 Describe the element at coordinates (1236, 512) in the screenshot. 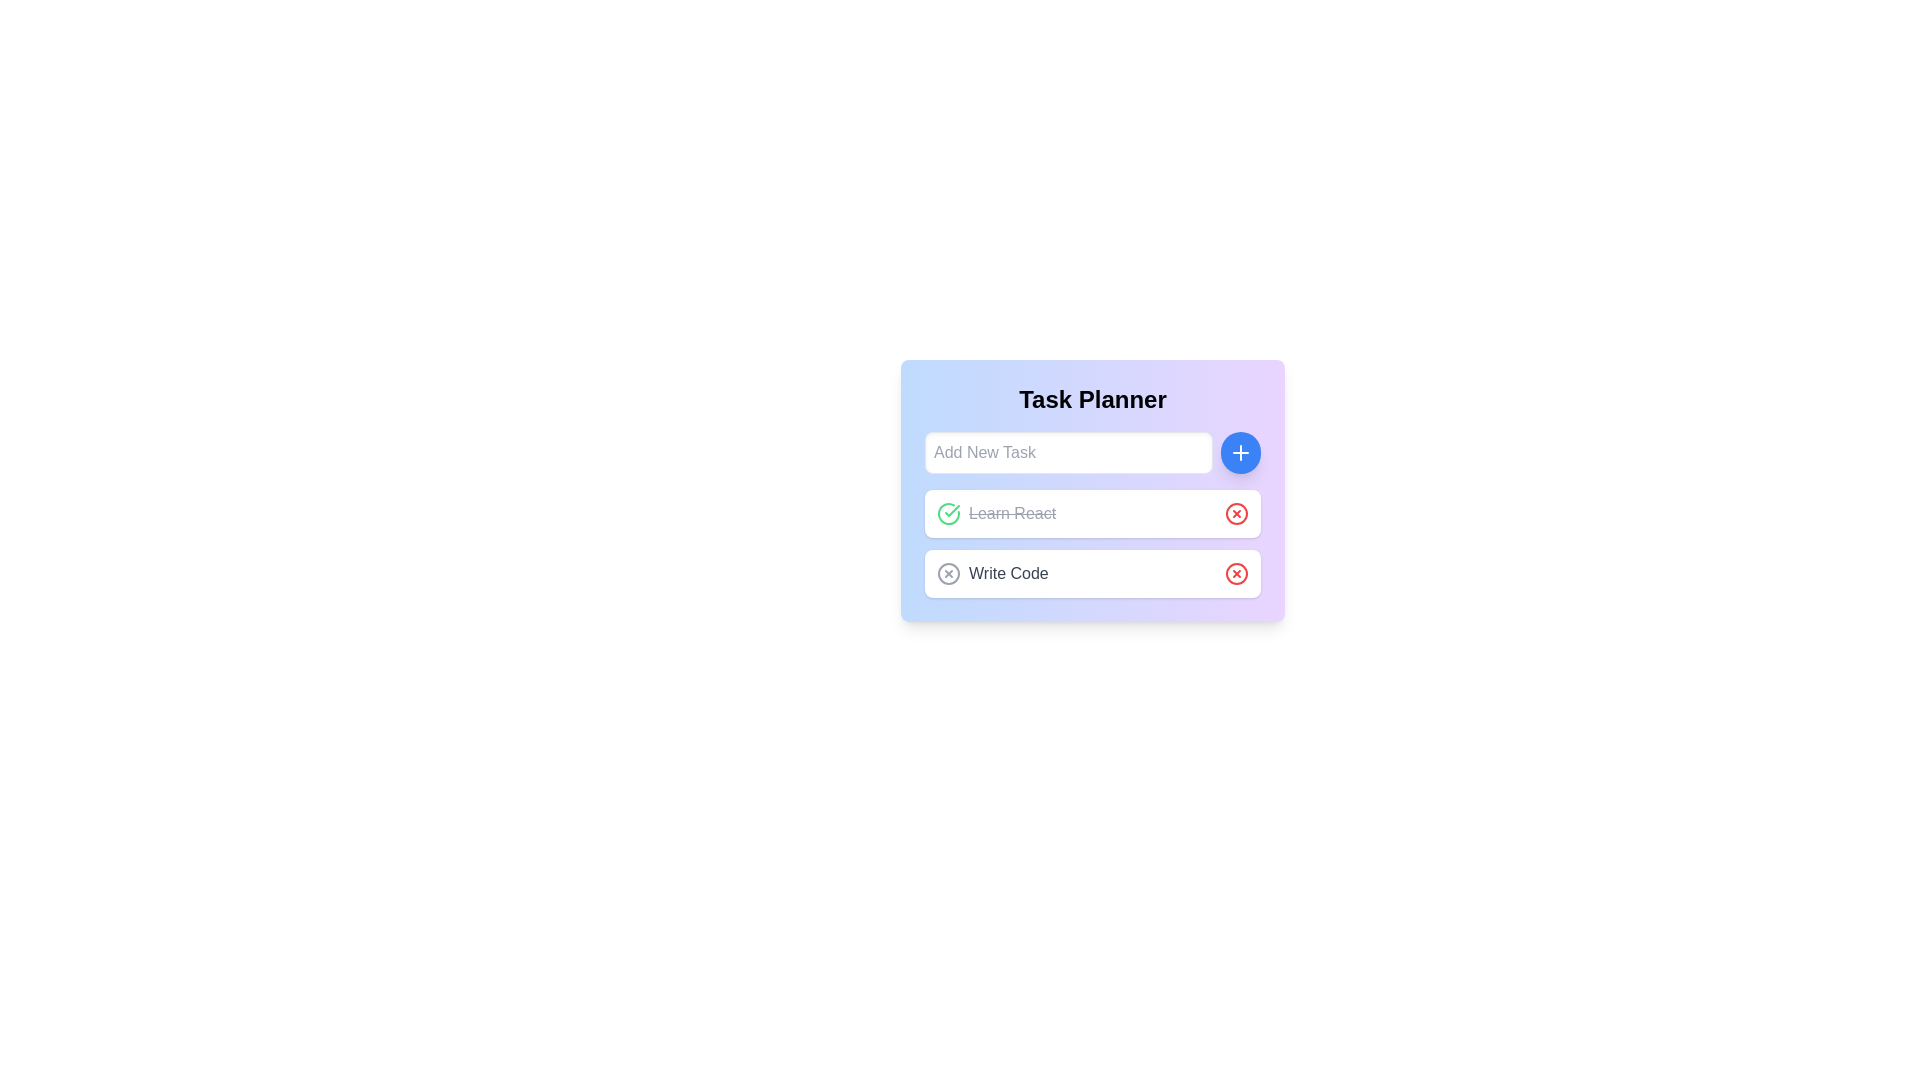

I see `the delete button for the task 'Learn React' in the task planner interface` at that location.